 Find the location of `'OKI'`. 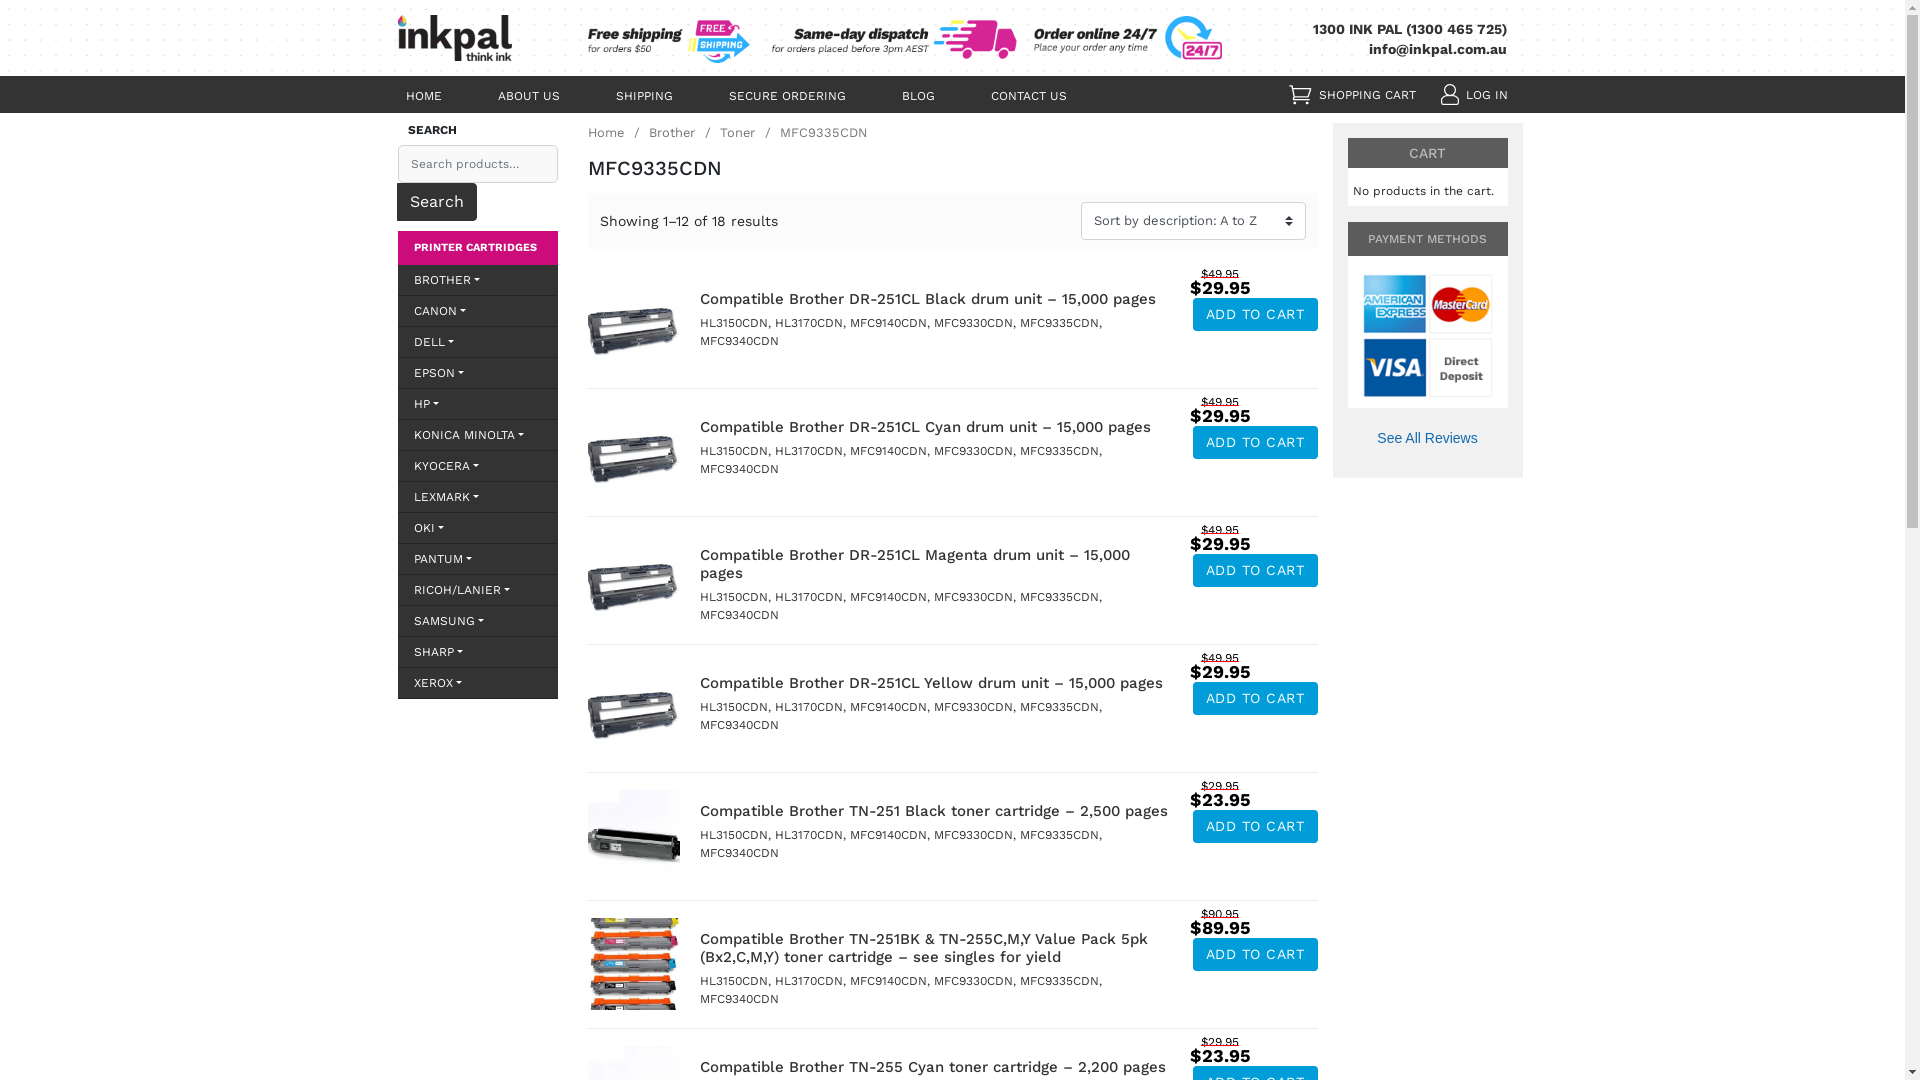

'OKI' is located at coordinates (477, 527).